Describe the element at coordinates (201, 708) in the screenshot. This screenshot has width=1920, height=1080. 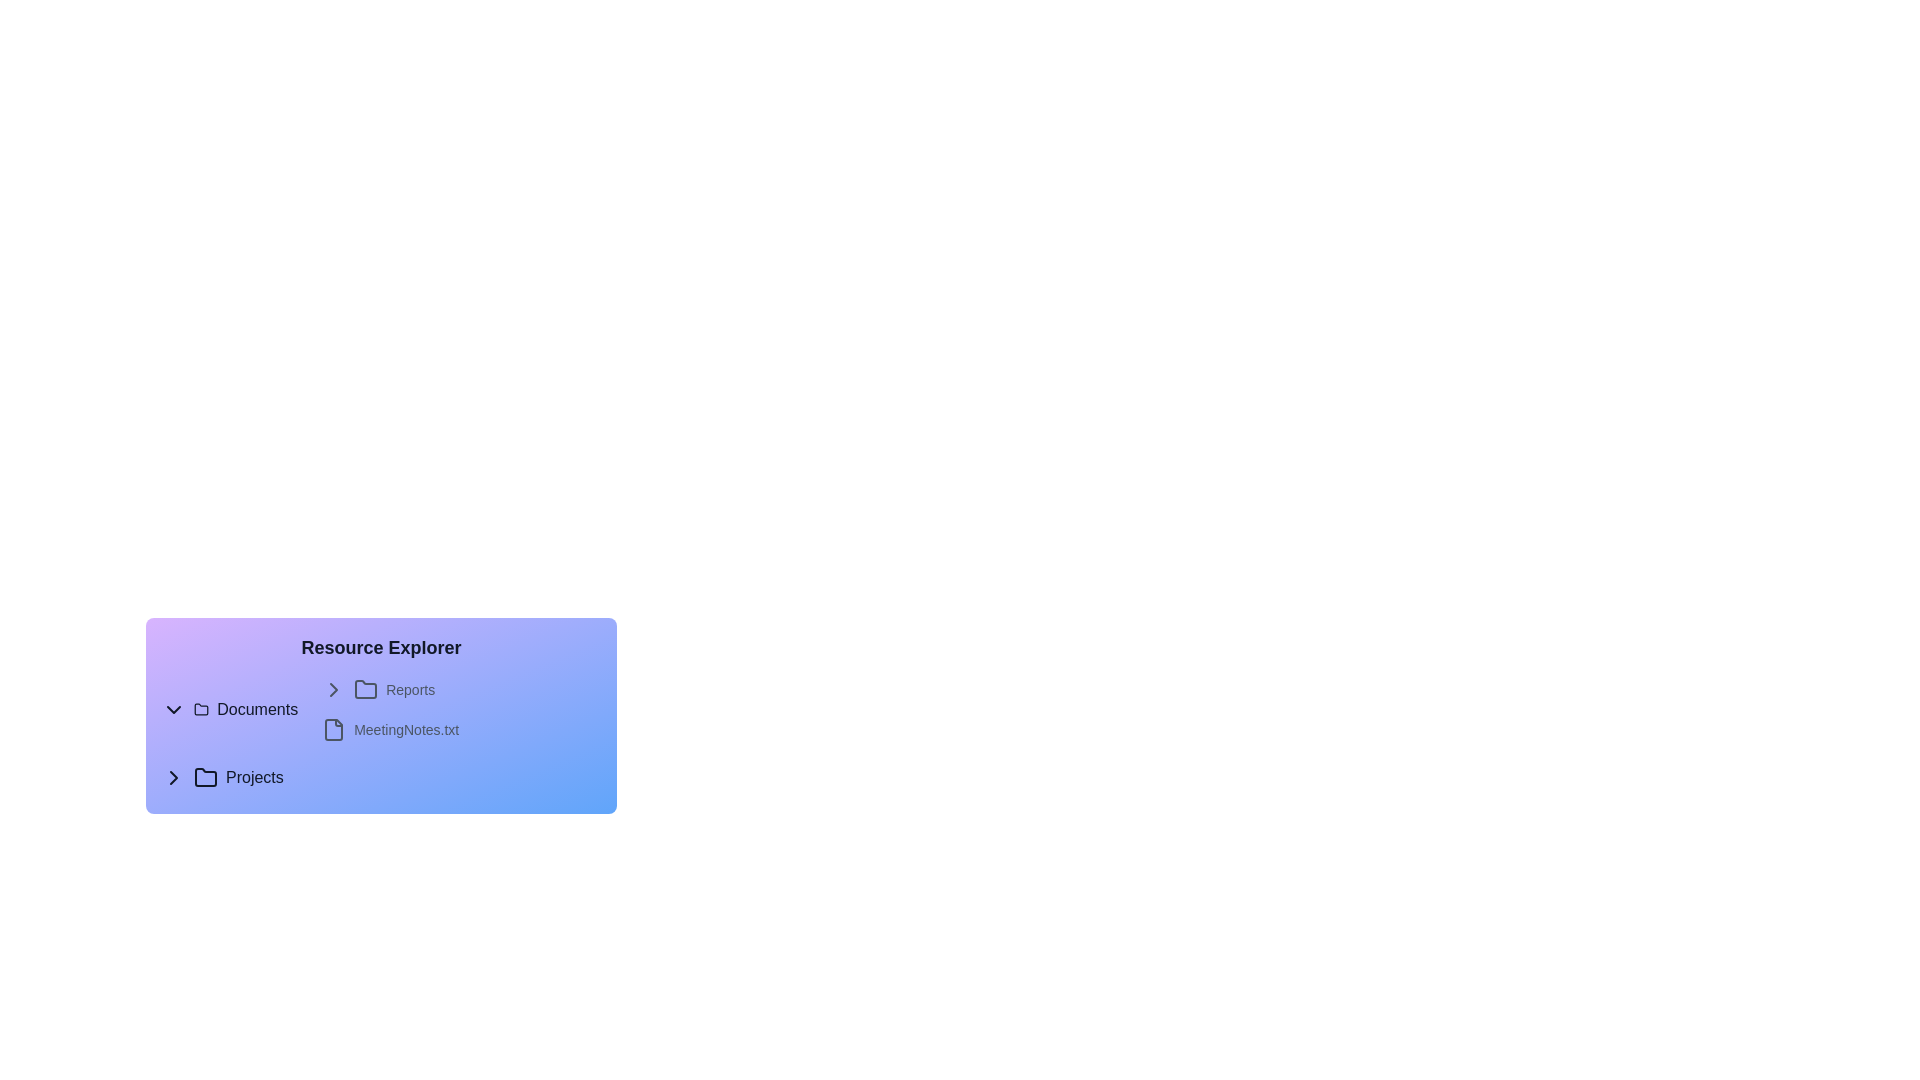
I see `the Folder icon located in the 'Resource Explorer' interface under the 'Documents' section, specifically to the left of the text 'Reports'` at that location.